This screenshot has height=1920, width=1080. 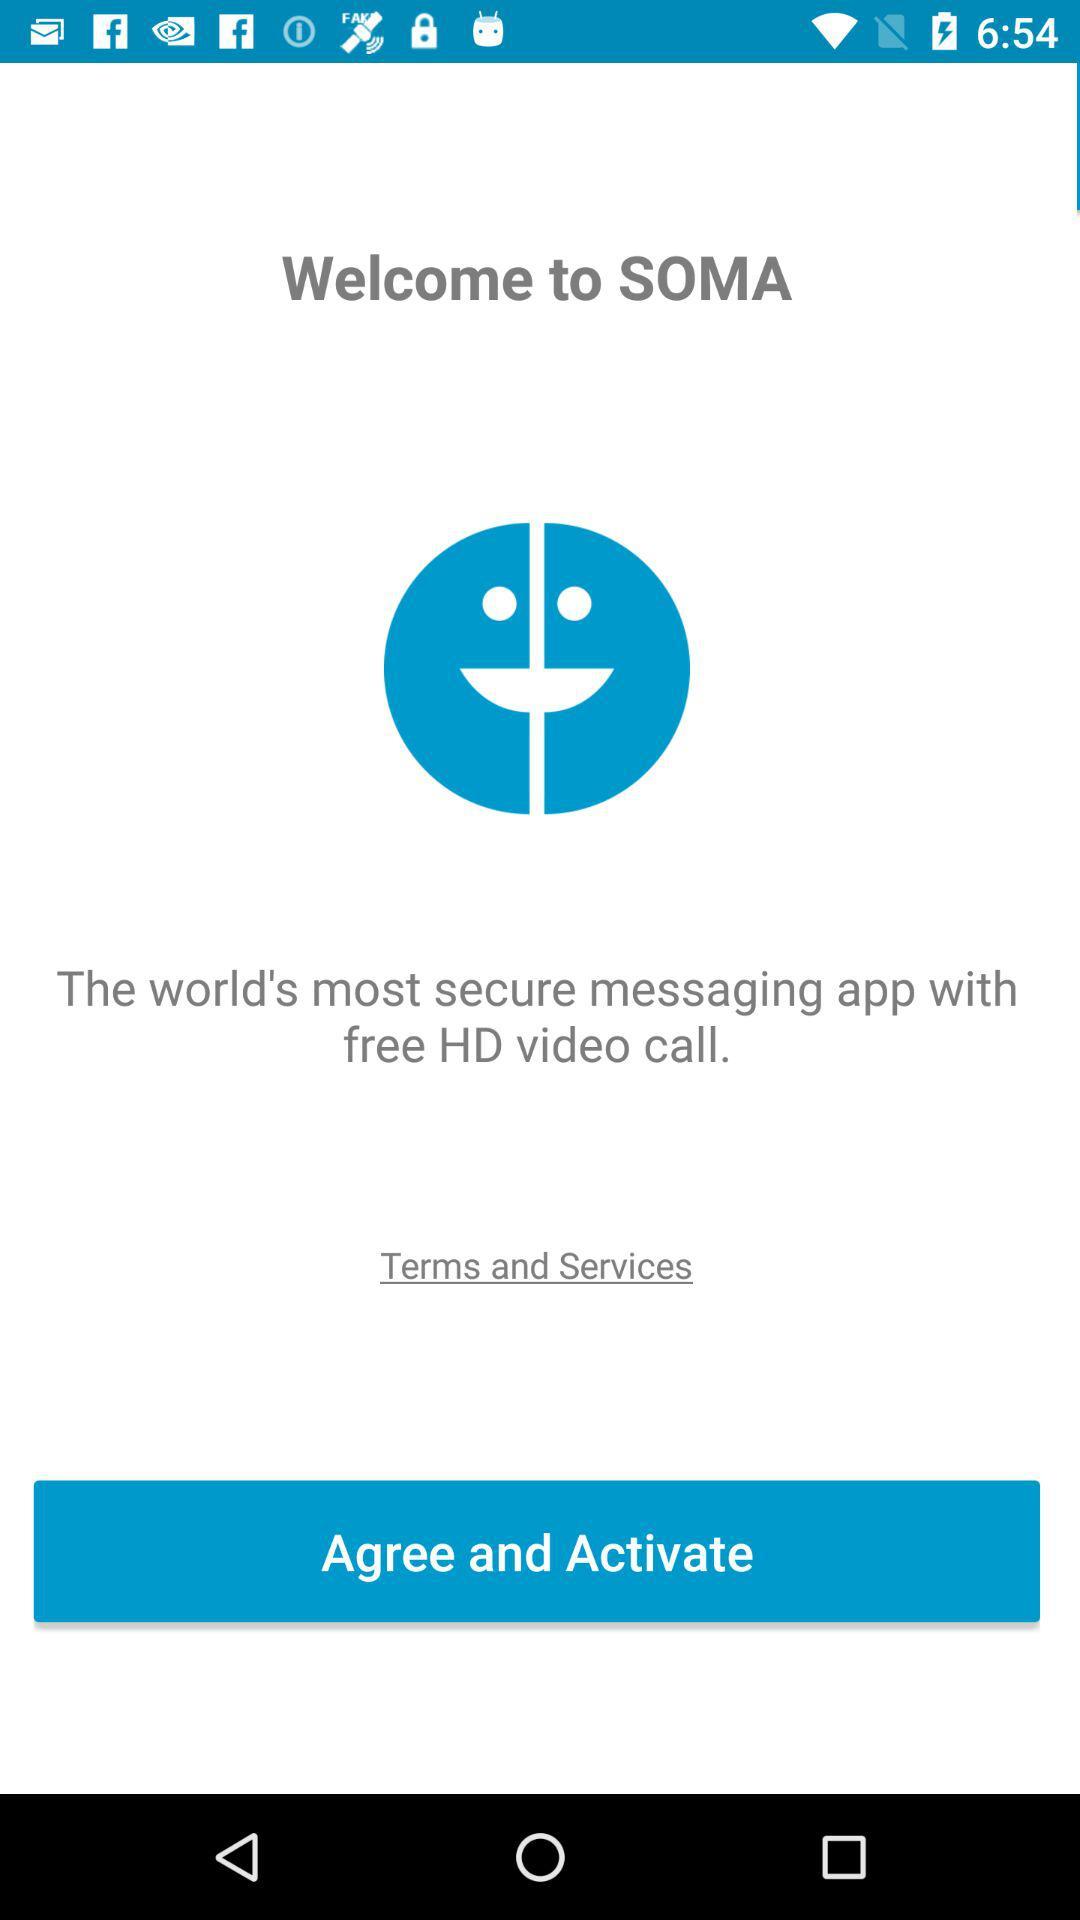 I want to click on terms and services, so click(x=538, y=1263).